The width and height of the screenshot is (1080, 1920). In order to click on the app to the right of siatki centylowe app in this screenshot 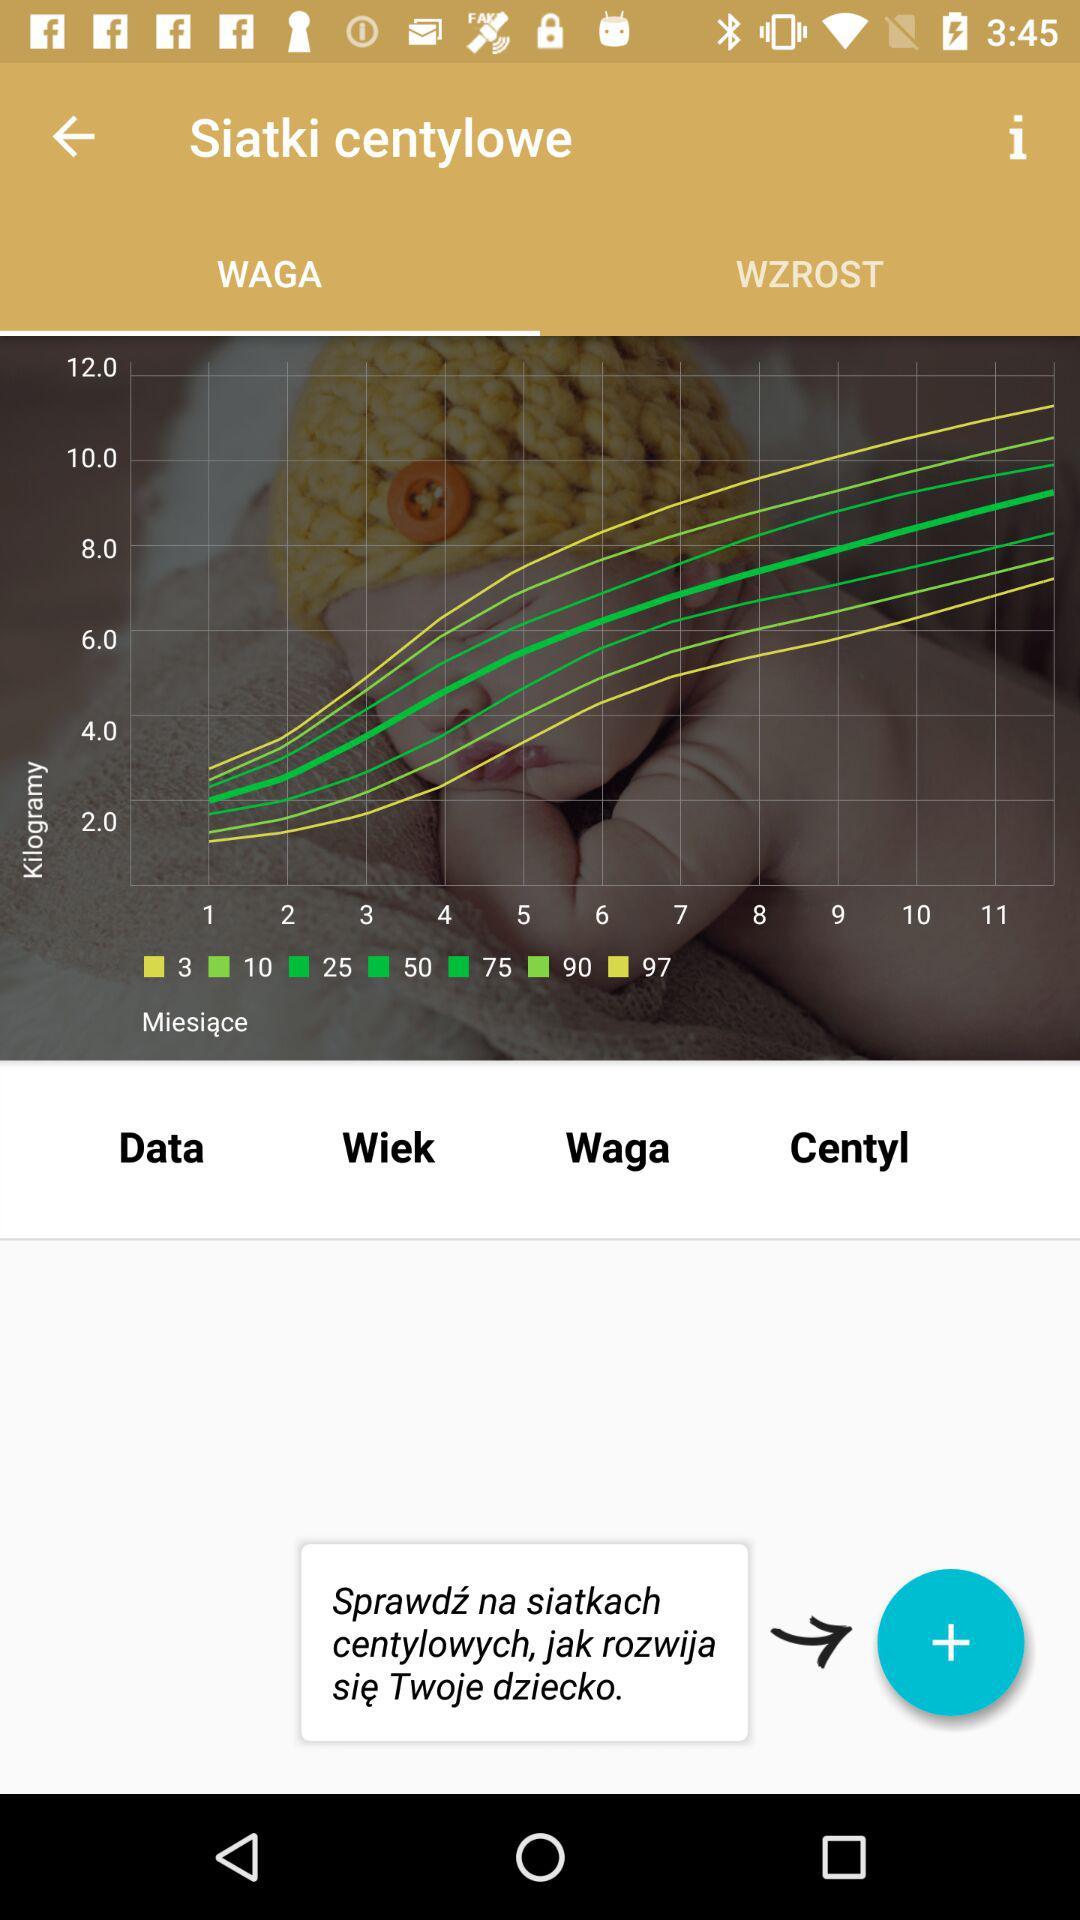, I will do `click(1017, 135)`.